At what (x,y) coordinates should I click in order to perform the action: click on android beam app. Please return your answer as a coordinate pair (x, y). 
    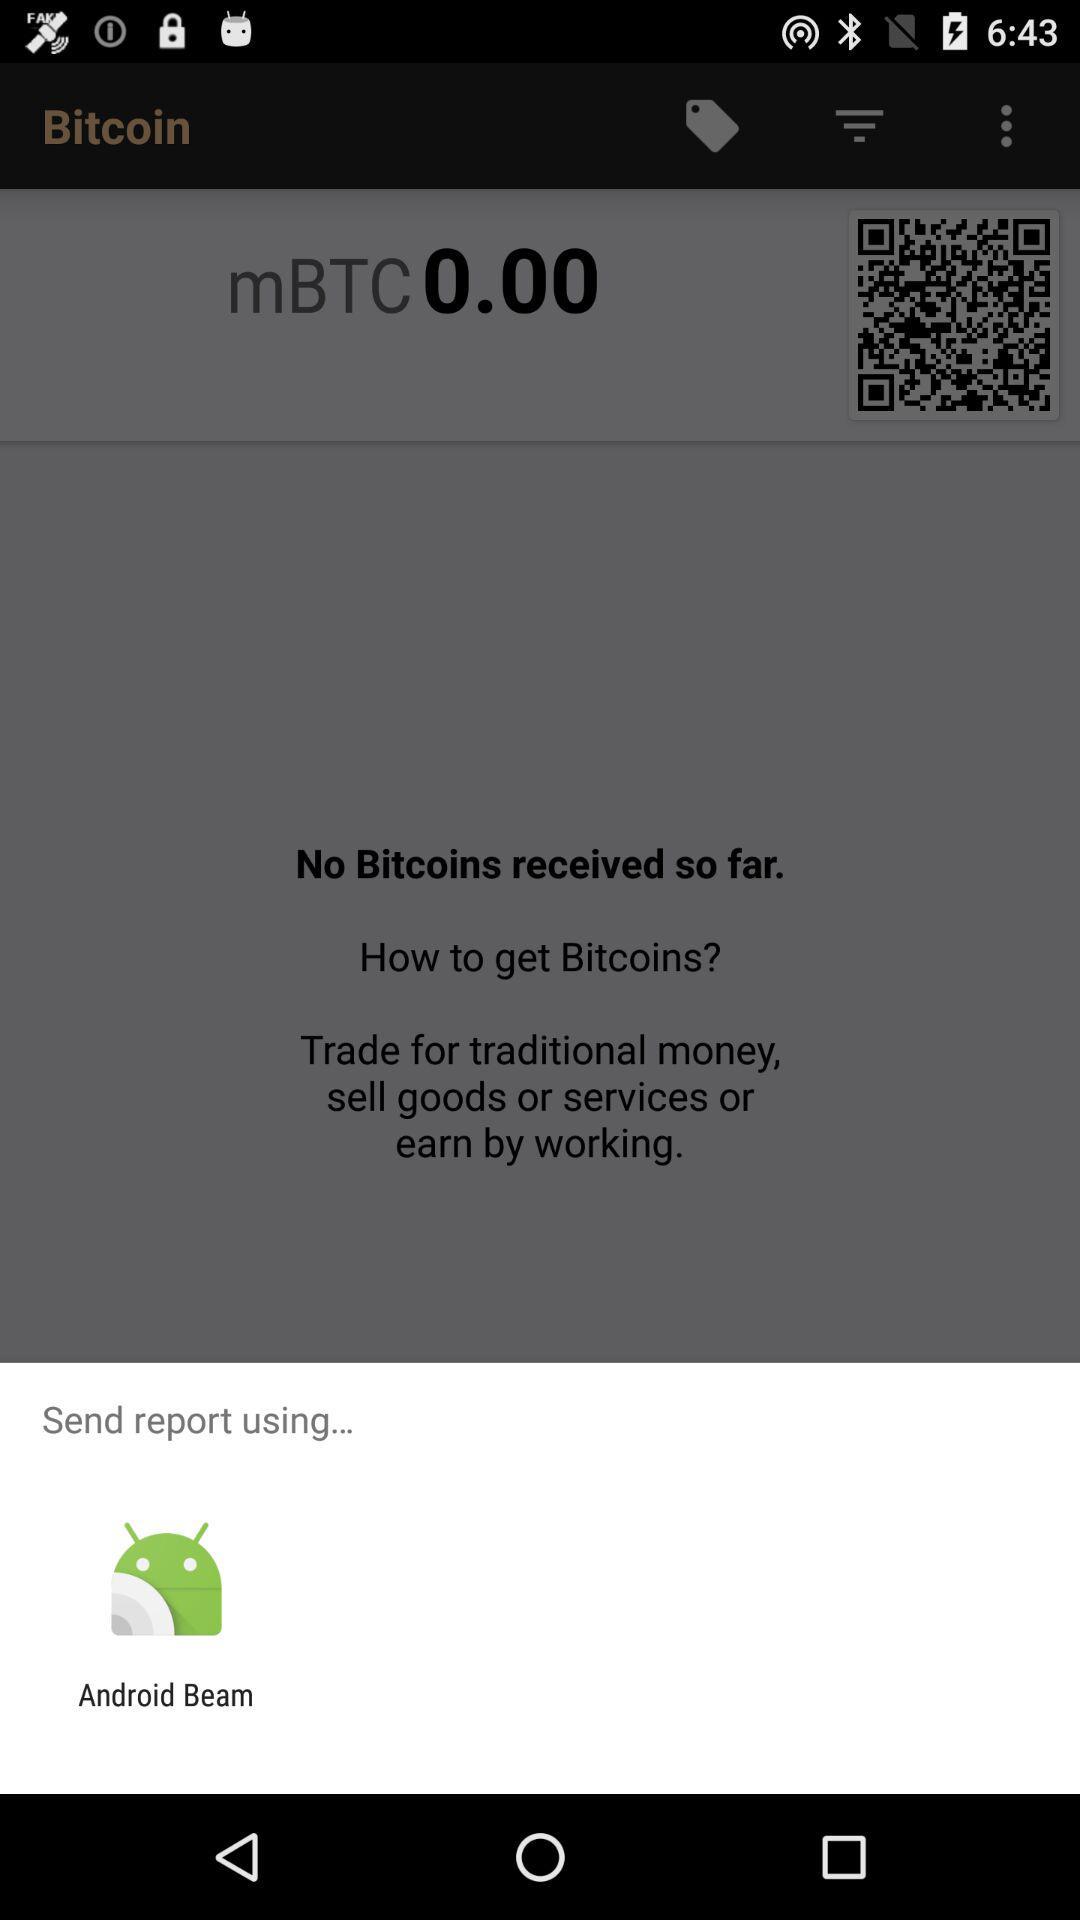
    Looking at the image, I should click on (165, 1711).